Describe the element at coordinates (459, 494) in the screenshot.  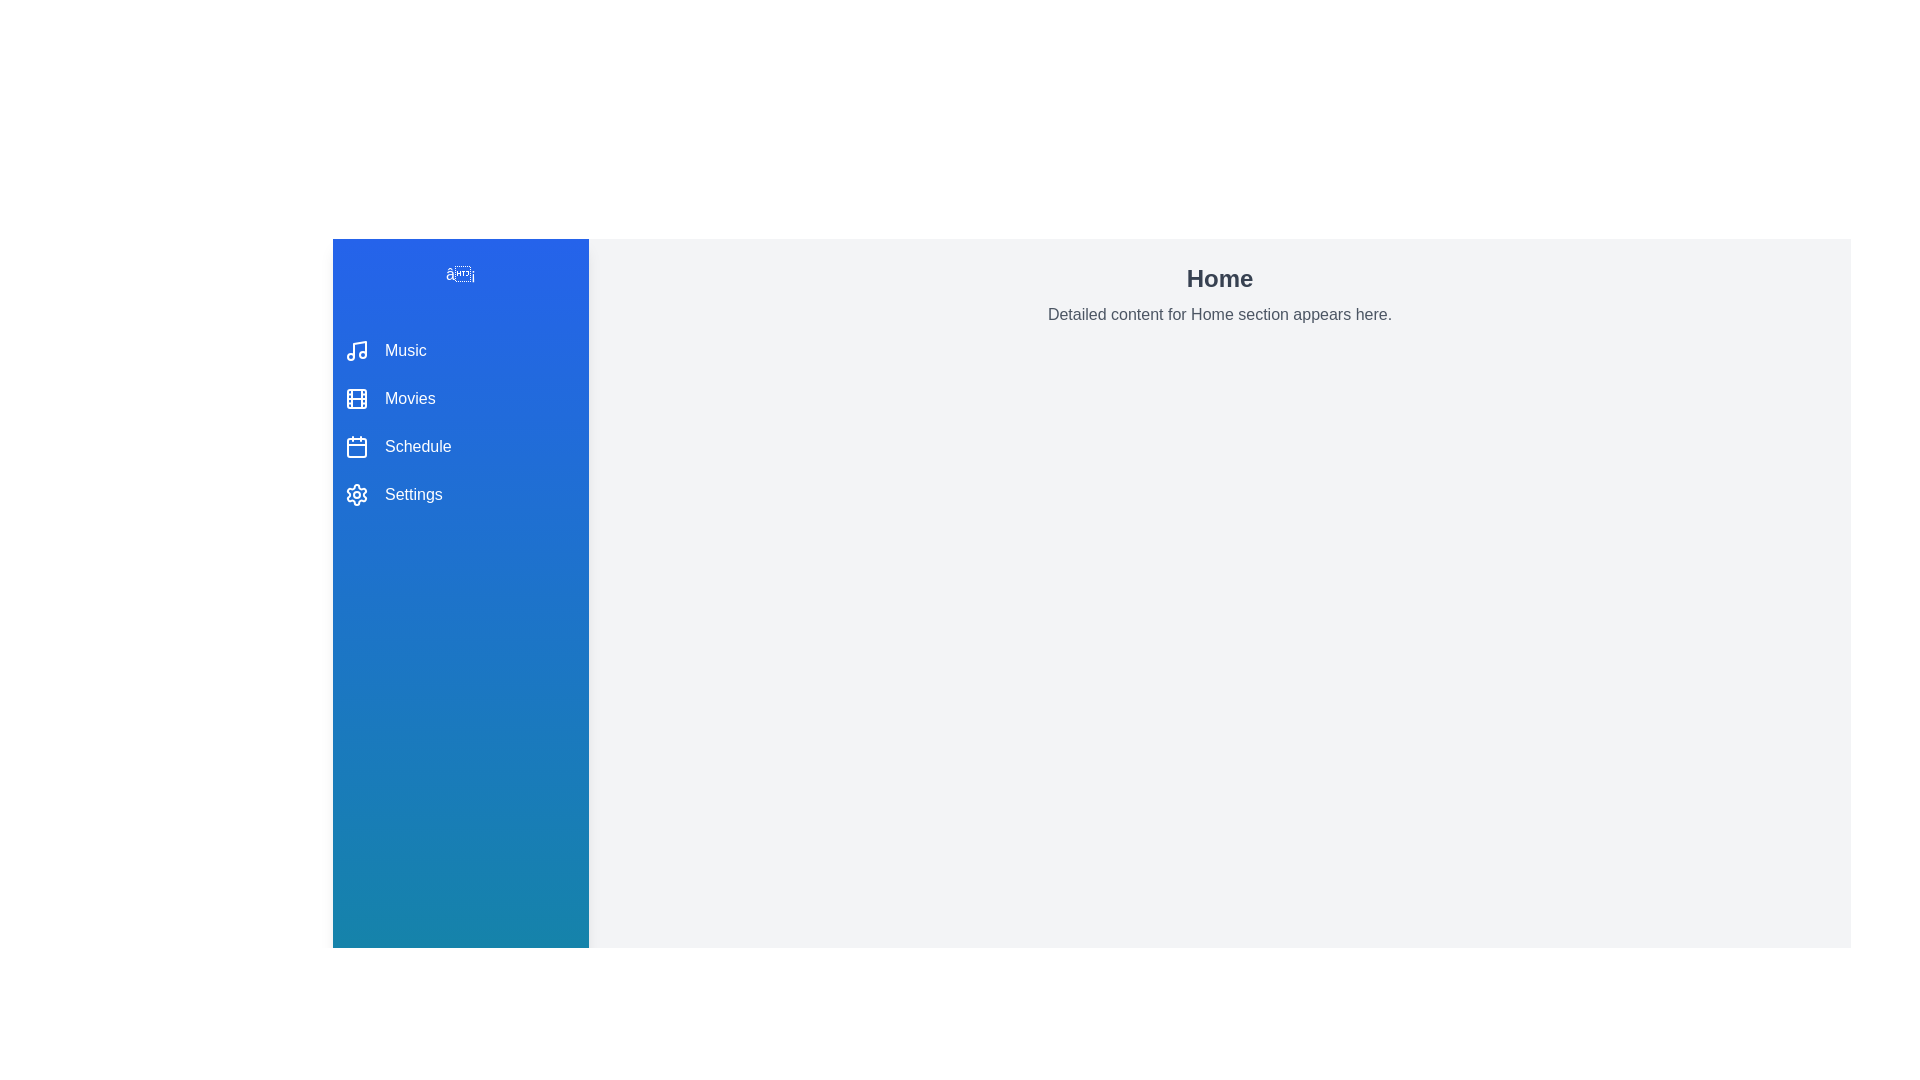
I see `the menu item Settings to view its details` at that location.